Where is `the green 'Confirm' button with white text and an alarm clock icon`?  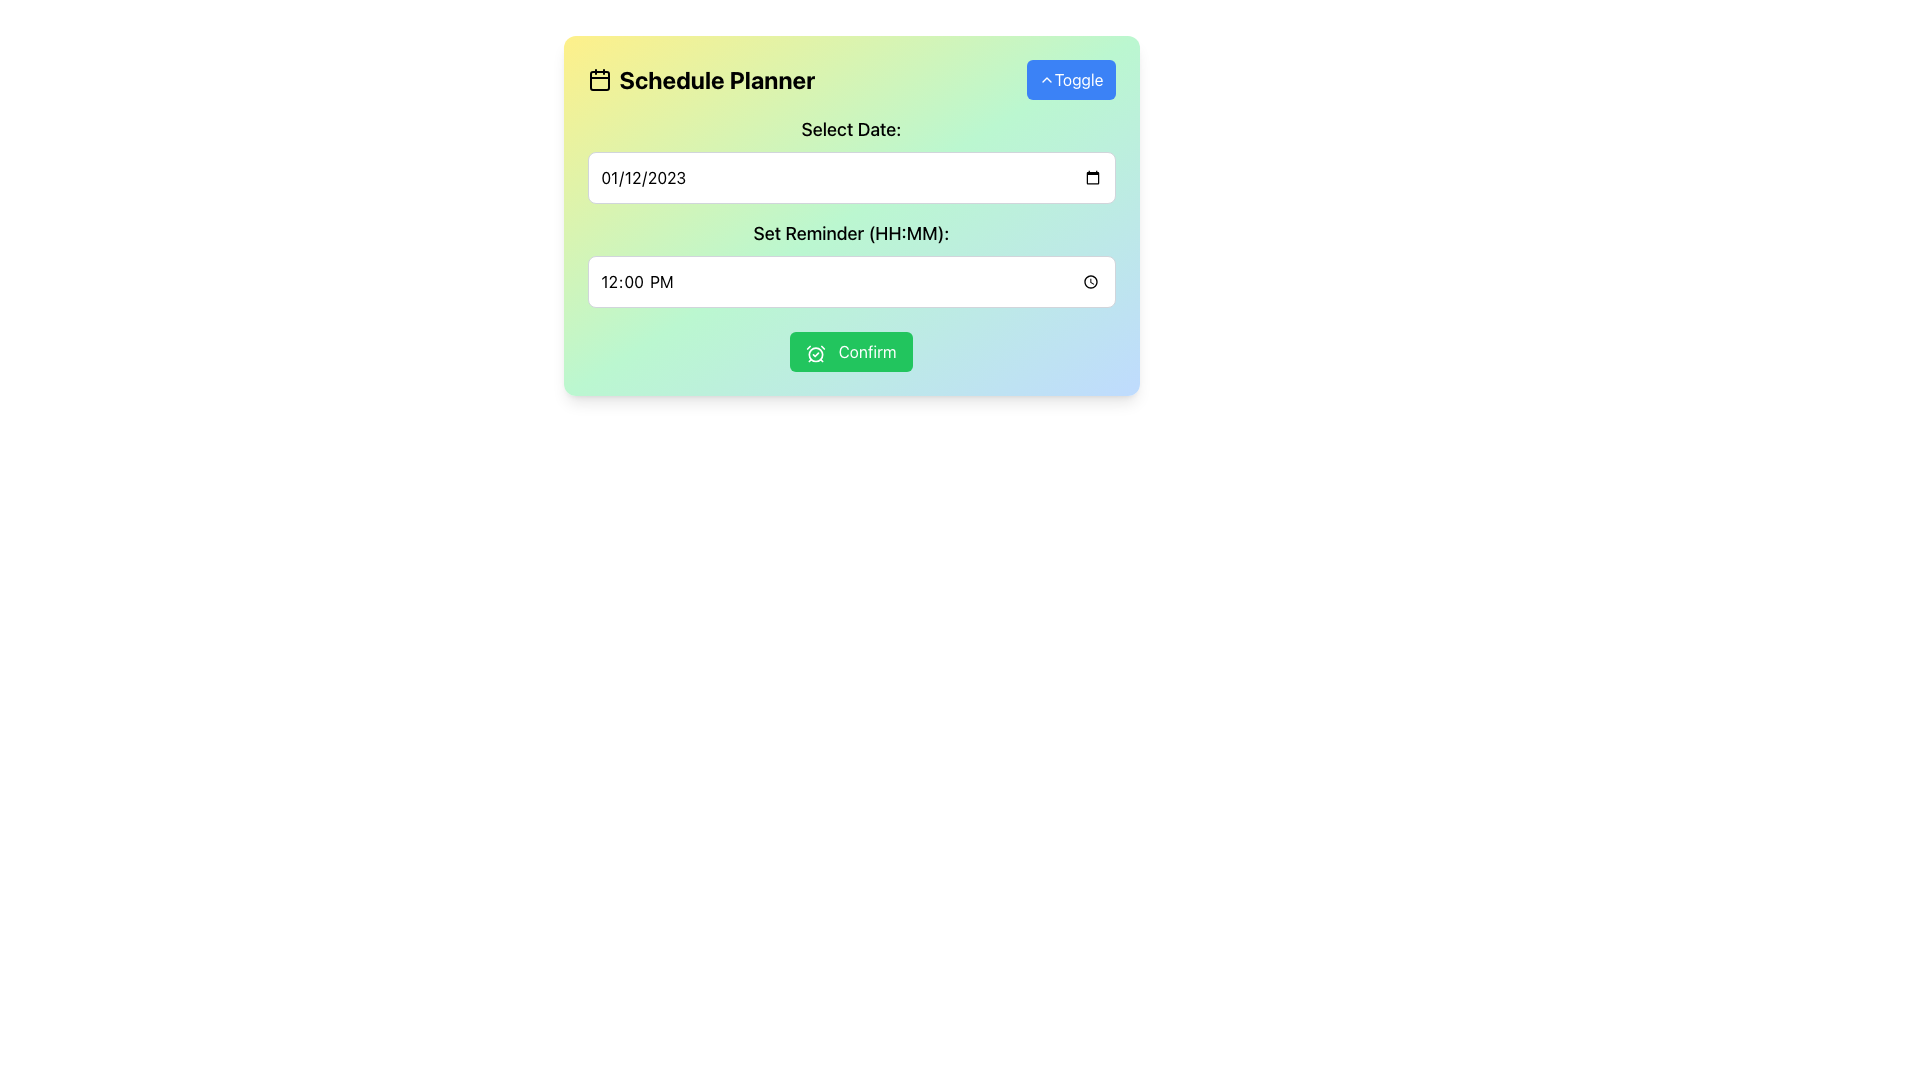
the green 'Confirm' button with white text and an alarm clock icon is located at coordinates (851, 350).